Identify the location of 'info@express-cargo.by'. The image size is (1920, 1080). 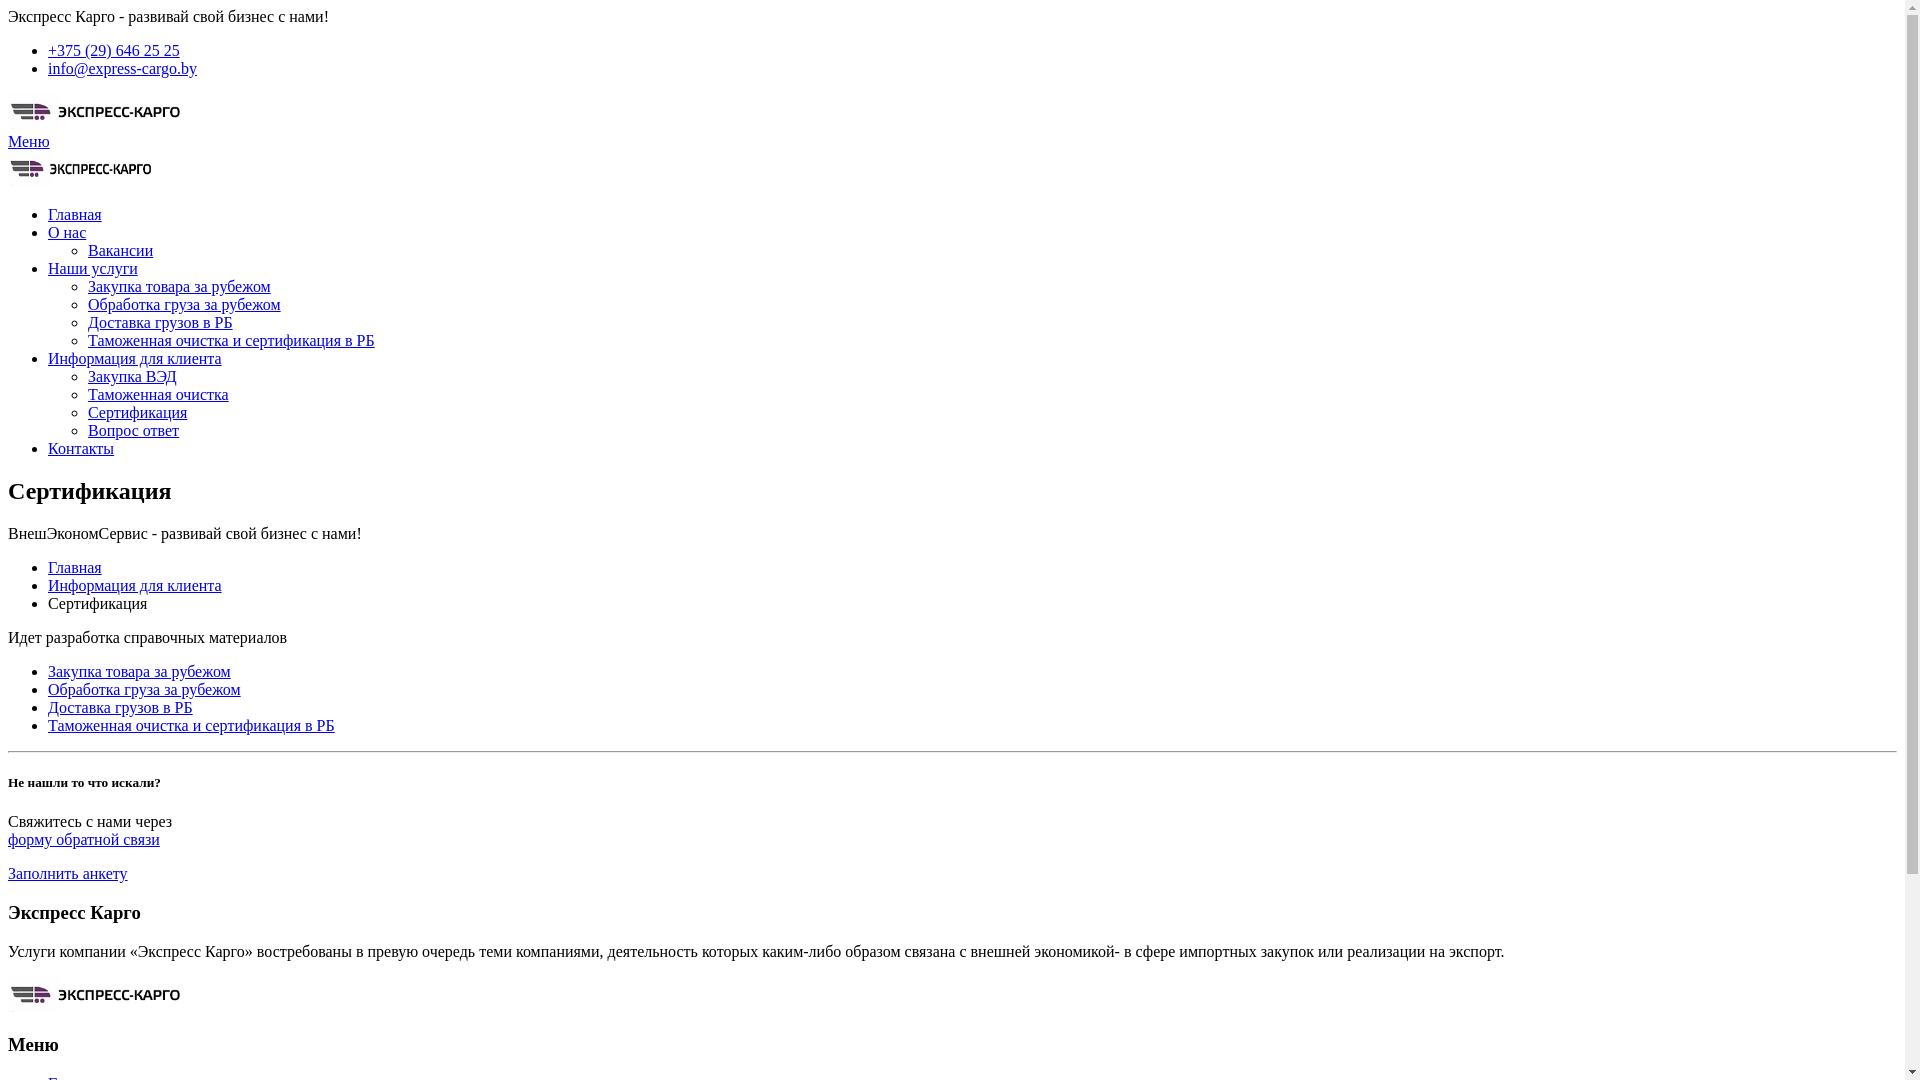
(121, 67).